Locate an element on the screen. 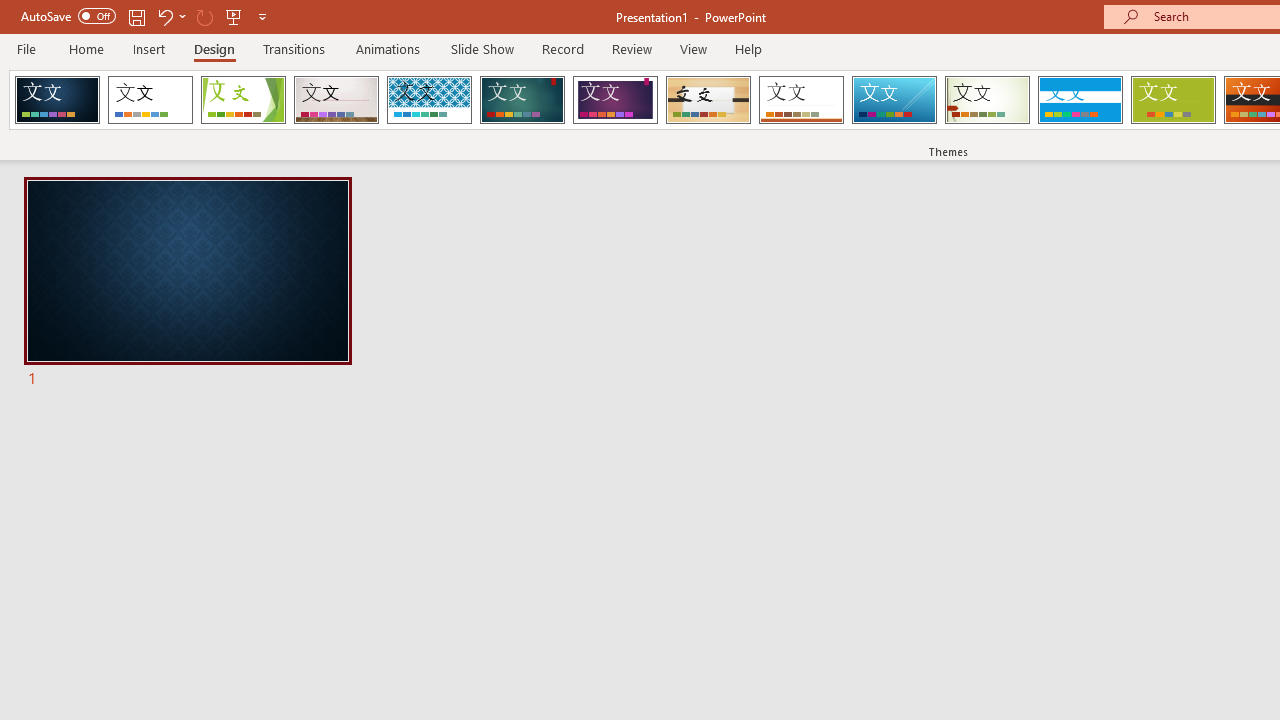 The image size is (1280, 720). 'Facet' is located at coordinates (242, 100).